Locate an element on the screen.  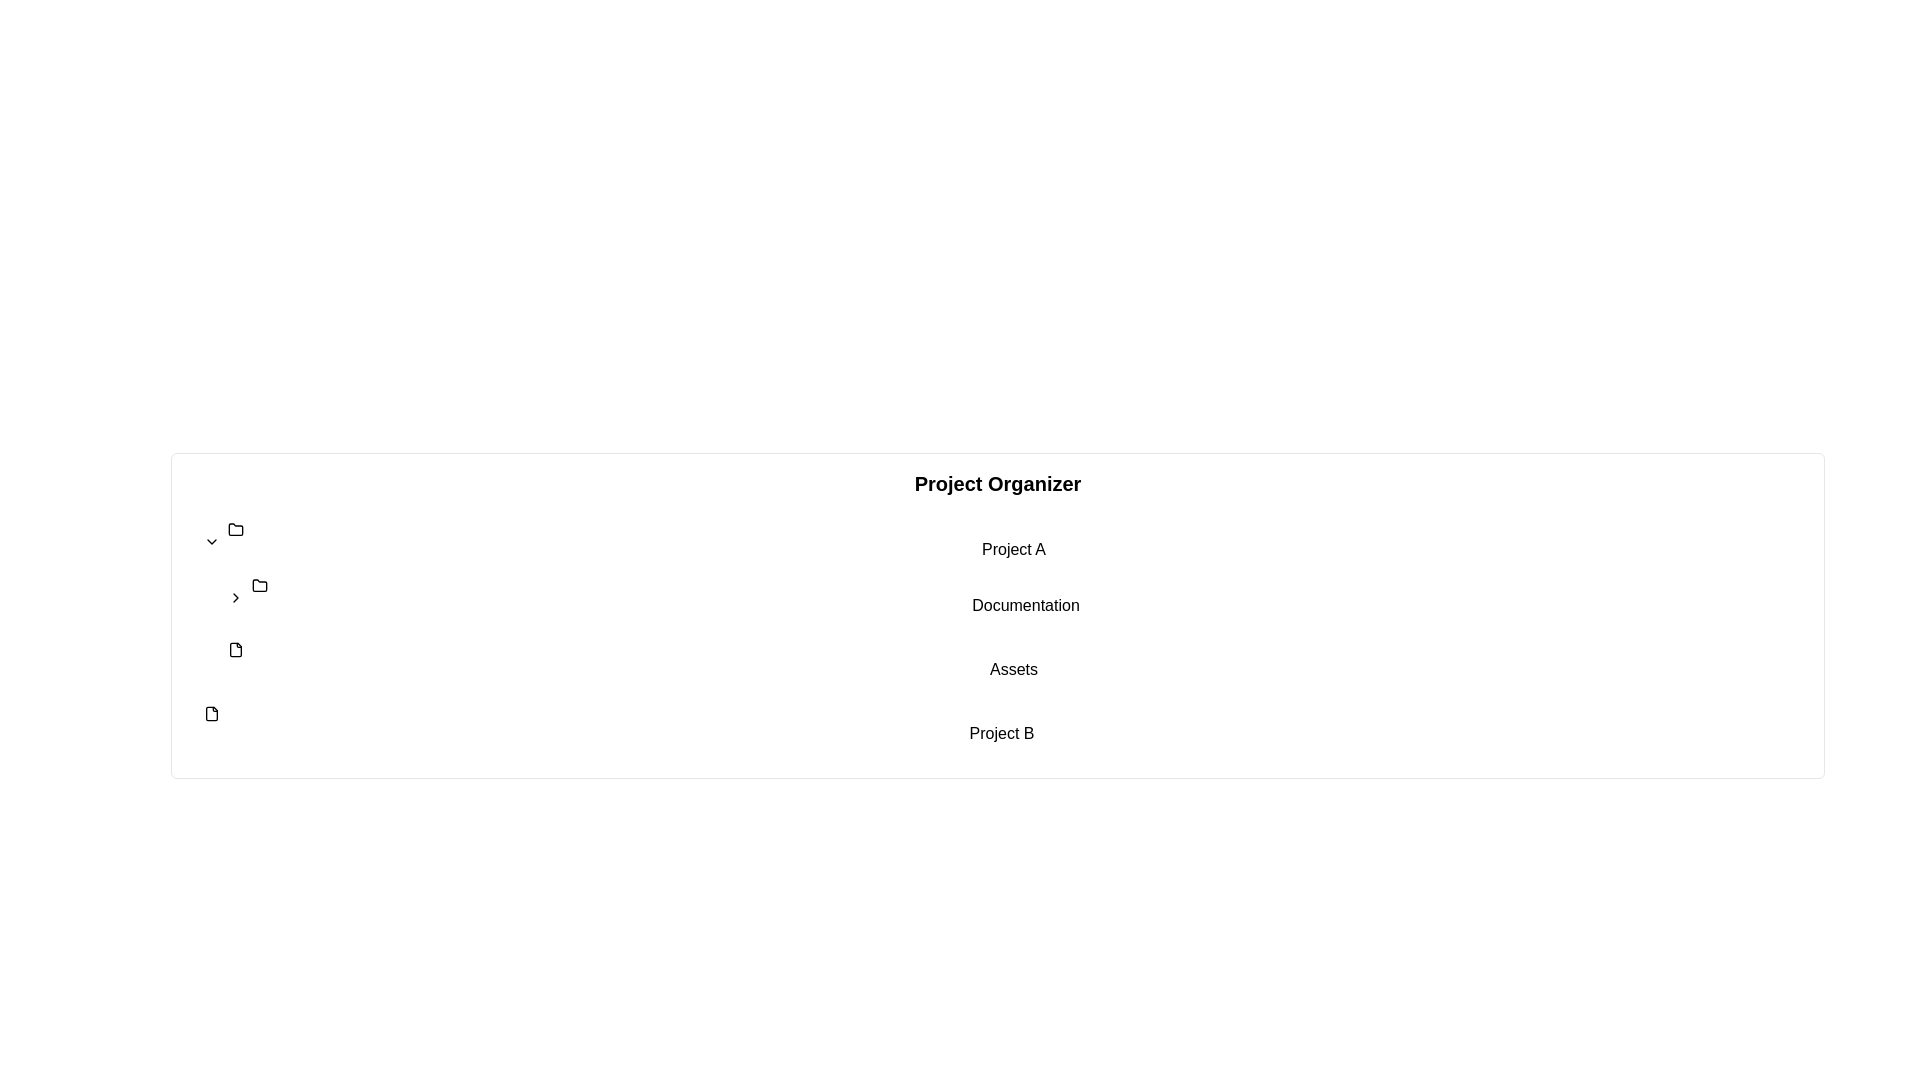
the text item displaying 'Documentation' located in the 'Project Organizer' section is located at coordinates (1026, 596).